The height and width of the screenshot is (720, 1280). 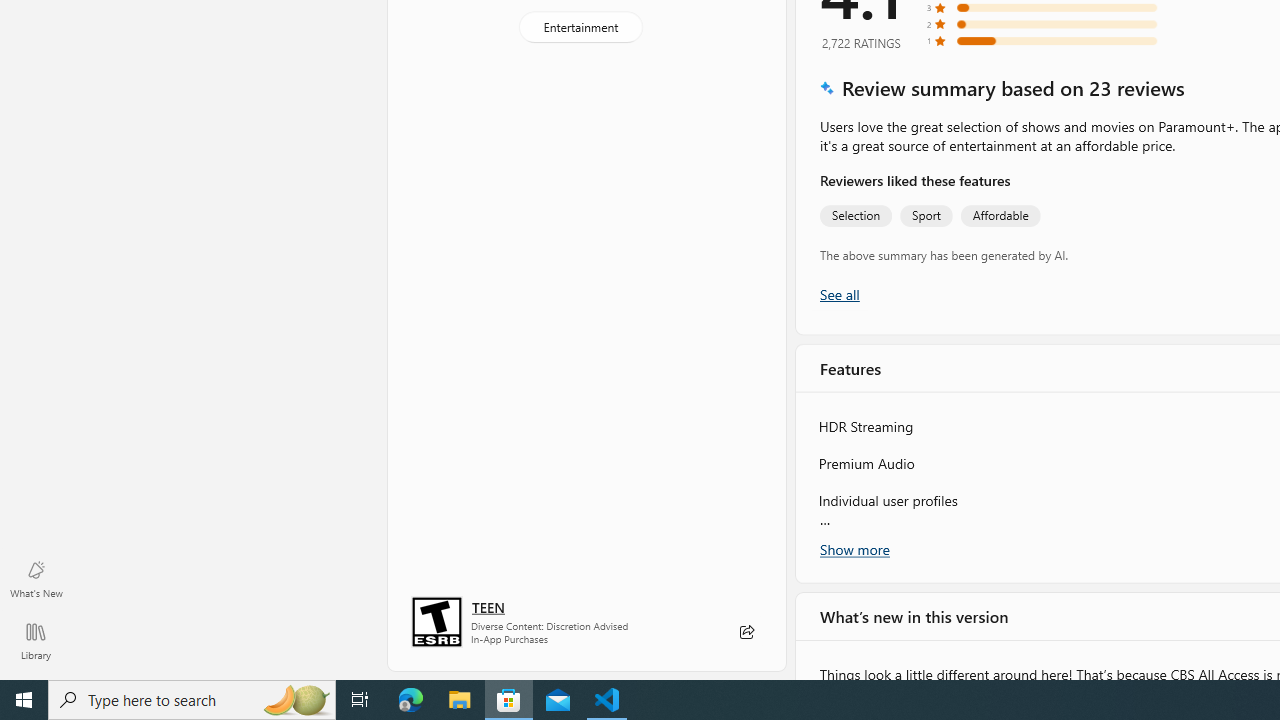 What do you see at coordinates (579, 27) in the screenshot?
I see `'Entertainment'` at bounding box center [579, 27].